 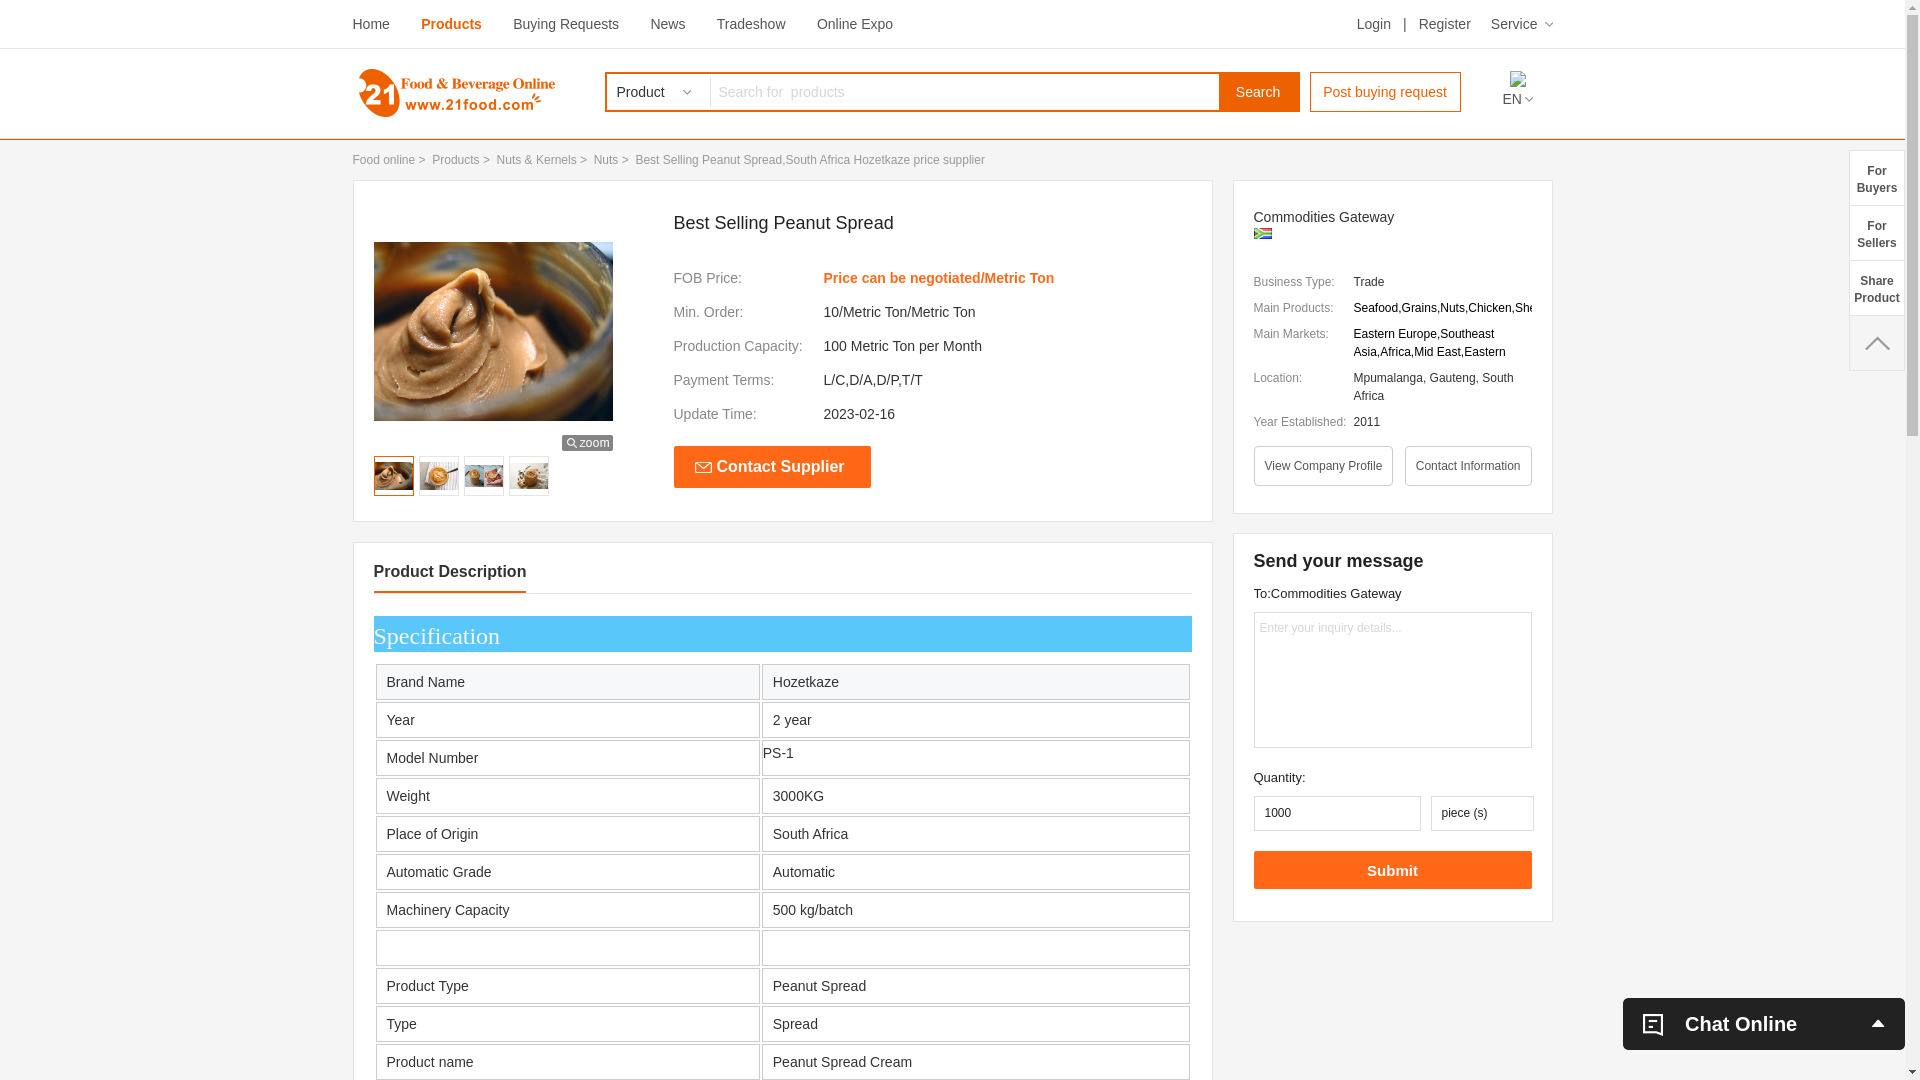 I want to click on 'Submit', so click(x=1391, y=869).